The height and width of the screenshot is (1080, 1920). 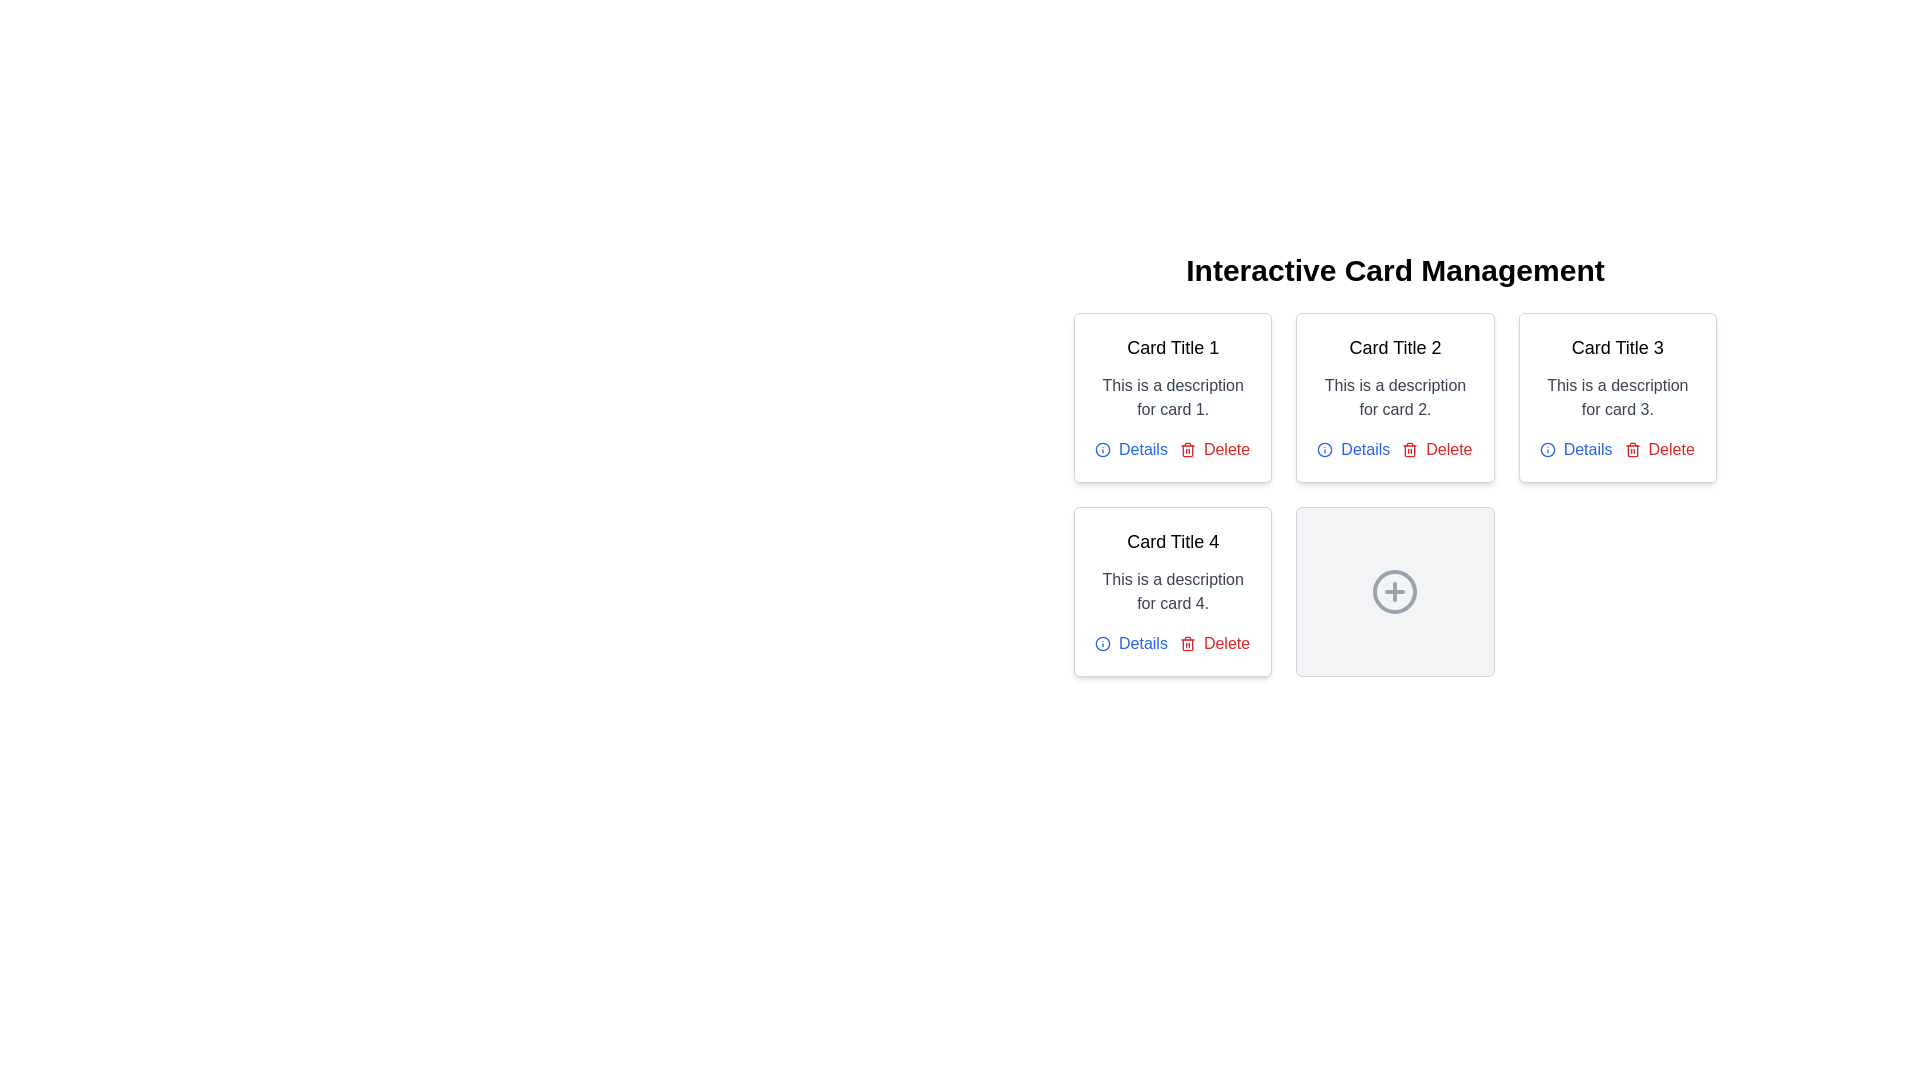 What do you see at coordinates (1102, 450) in the screenshot?
I see `the Circle icon component located below the first card in the second row of the grid layout, which serves as an informative icon` at bounding box center [1102, 450].